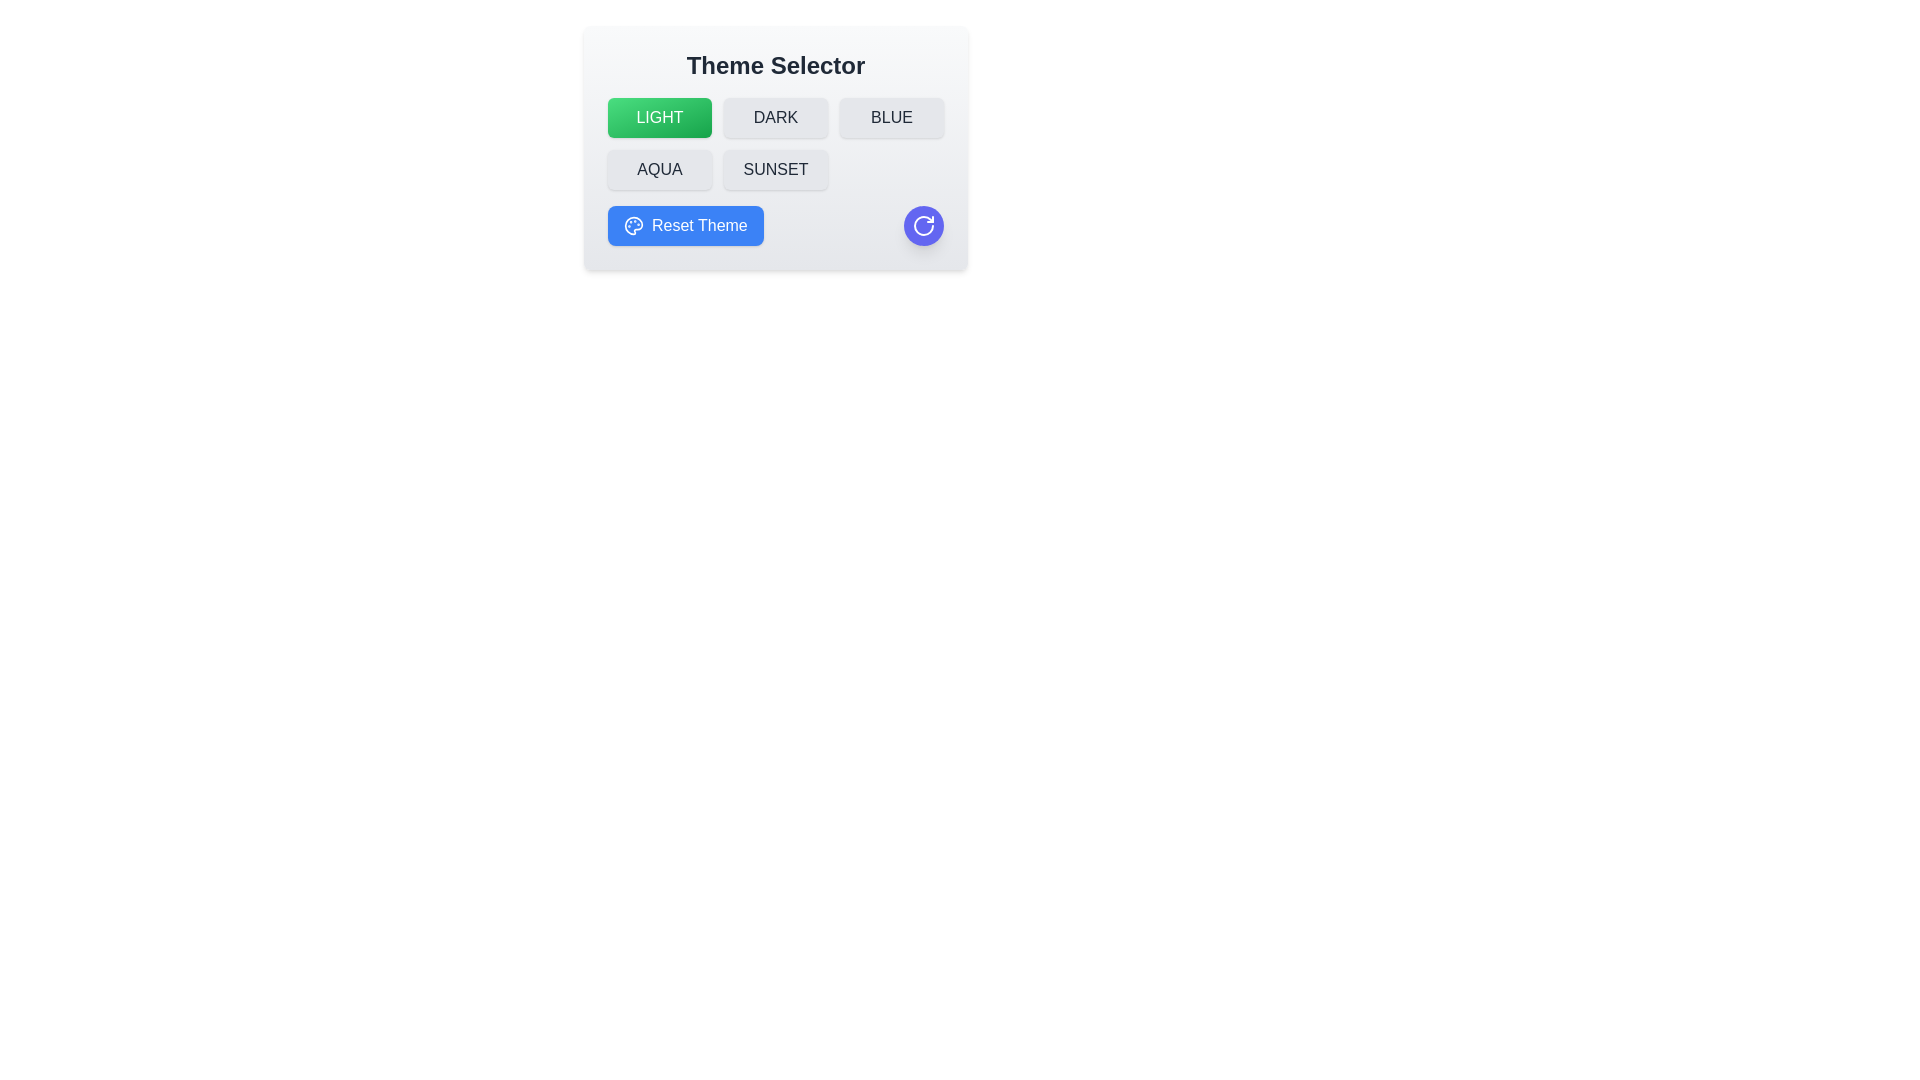 Image resolution: width=1920 pixels, height=1080 pixels. I want to click on the 'Reset Theme' button to reset the theme to 'light', so click(685, 225).